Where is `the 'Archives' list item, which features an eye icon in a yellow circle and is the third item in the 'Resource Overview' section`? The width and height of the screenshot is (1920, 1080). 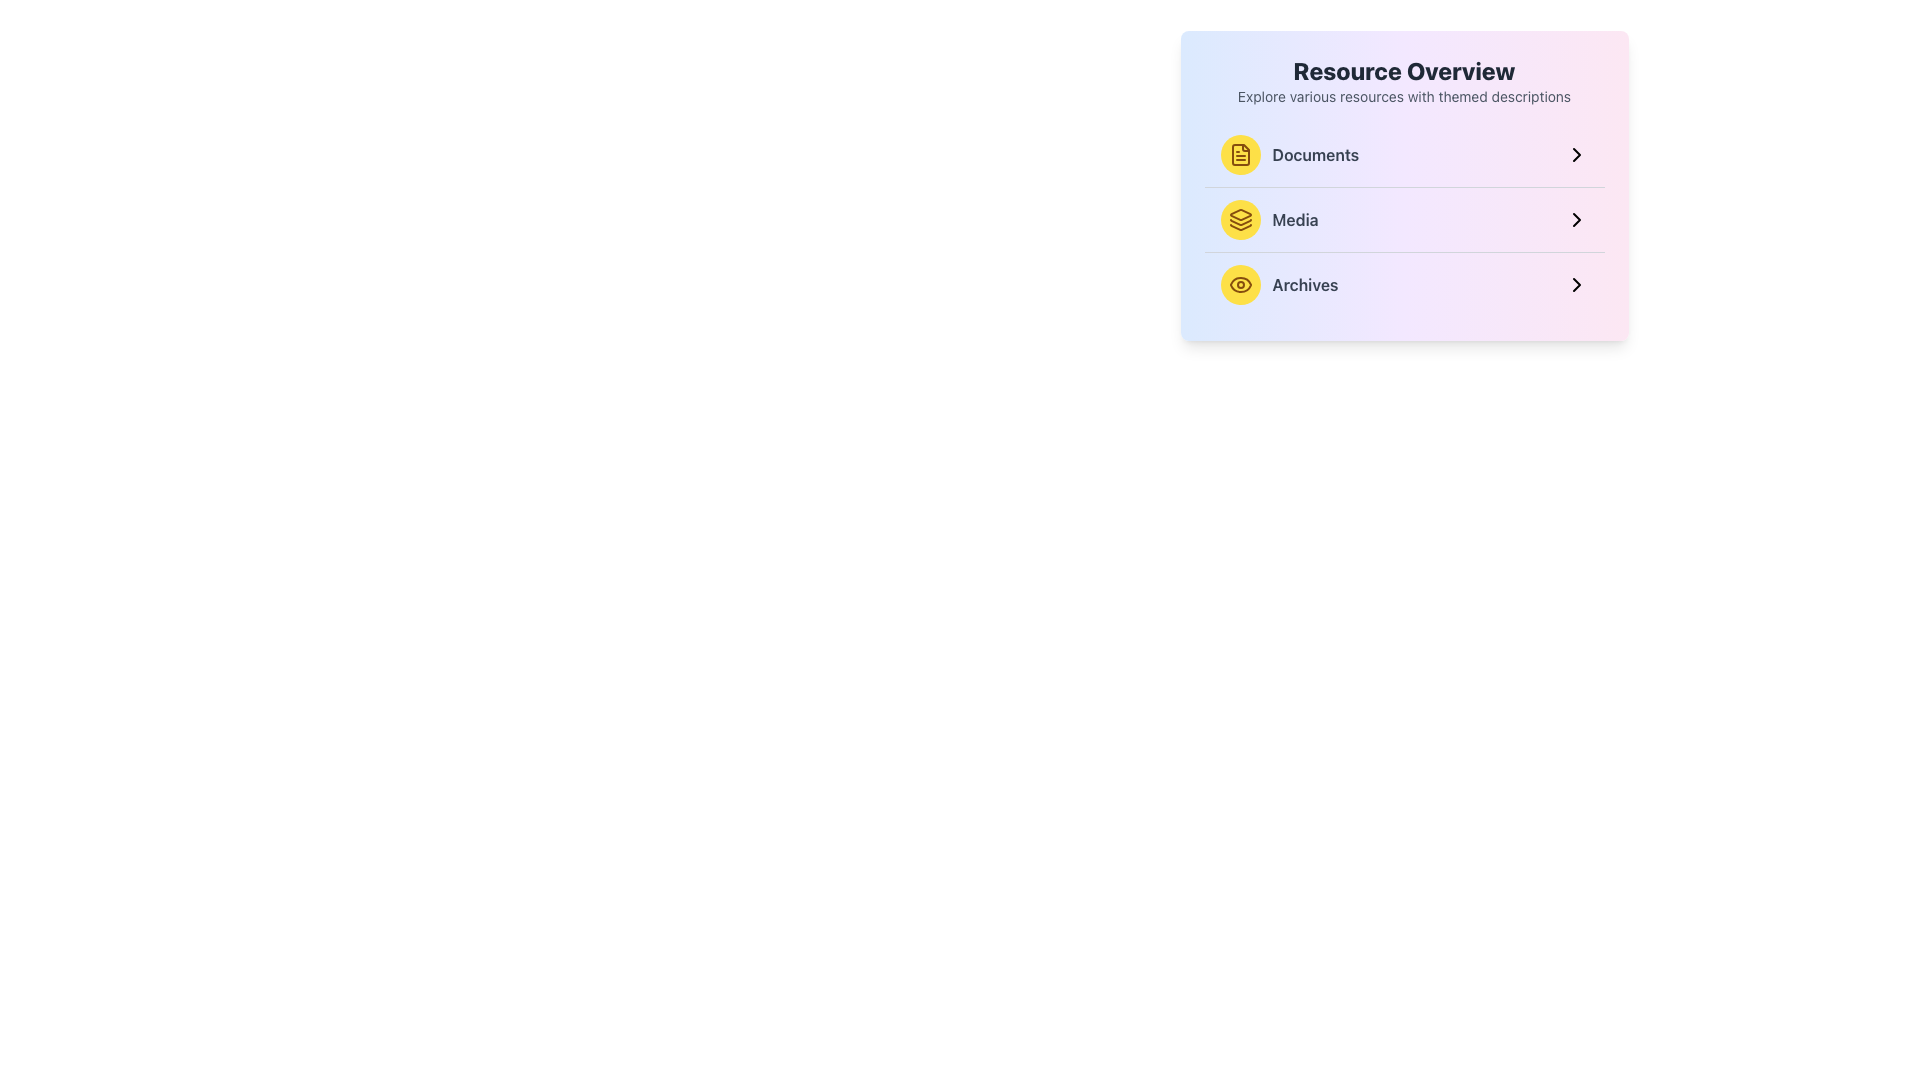
the 'Archives' list item, which features an eye icon in a yellow circle and is the third item in the 'Resource Overview' section is located at coordinates (1278, 285).